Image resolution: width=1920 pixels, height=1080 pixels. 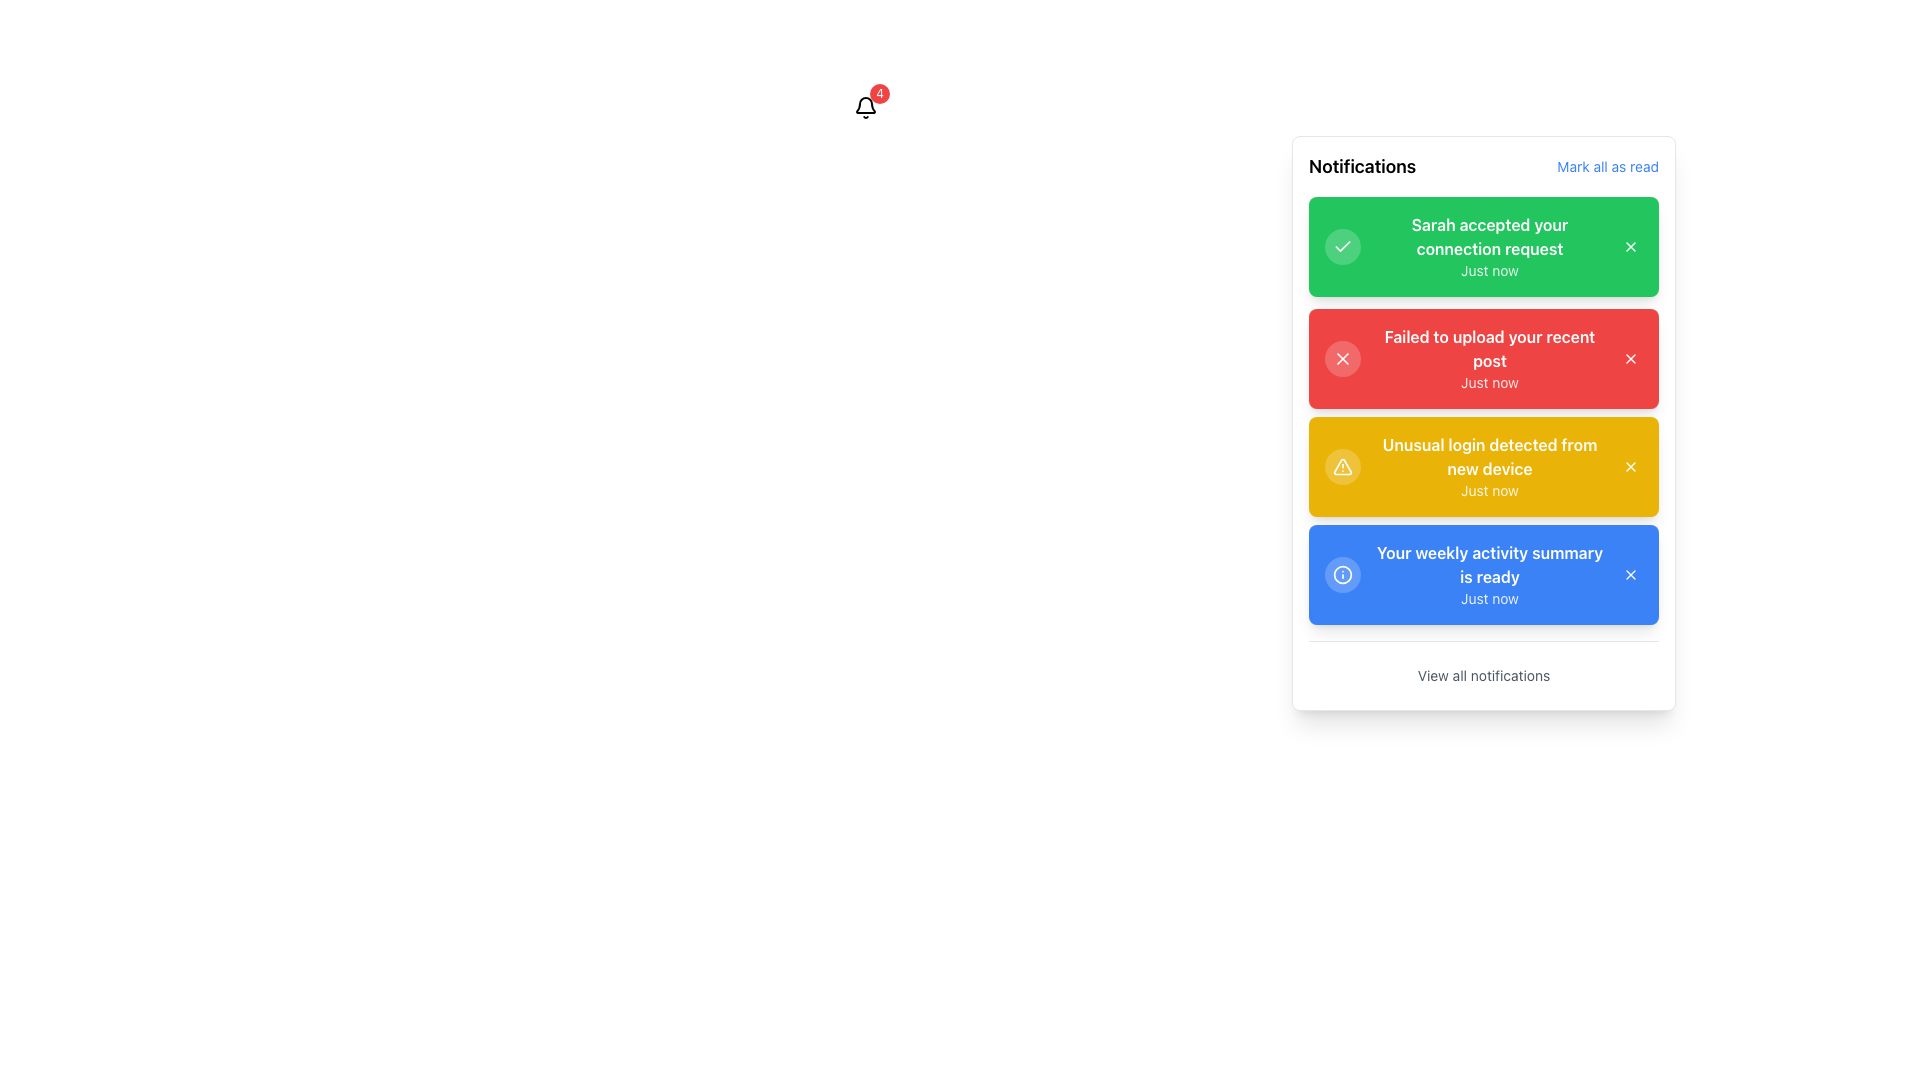 What do you see at coordinates (1343, 357) in the screenshot?
I see `the Close icon (vector graphic) located in the top-right corner of the notification card associated with the message 'Failed to upload your recent post.'` at bounding box center [1343, 357].